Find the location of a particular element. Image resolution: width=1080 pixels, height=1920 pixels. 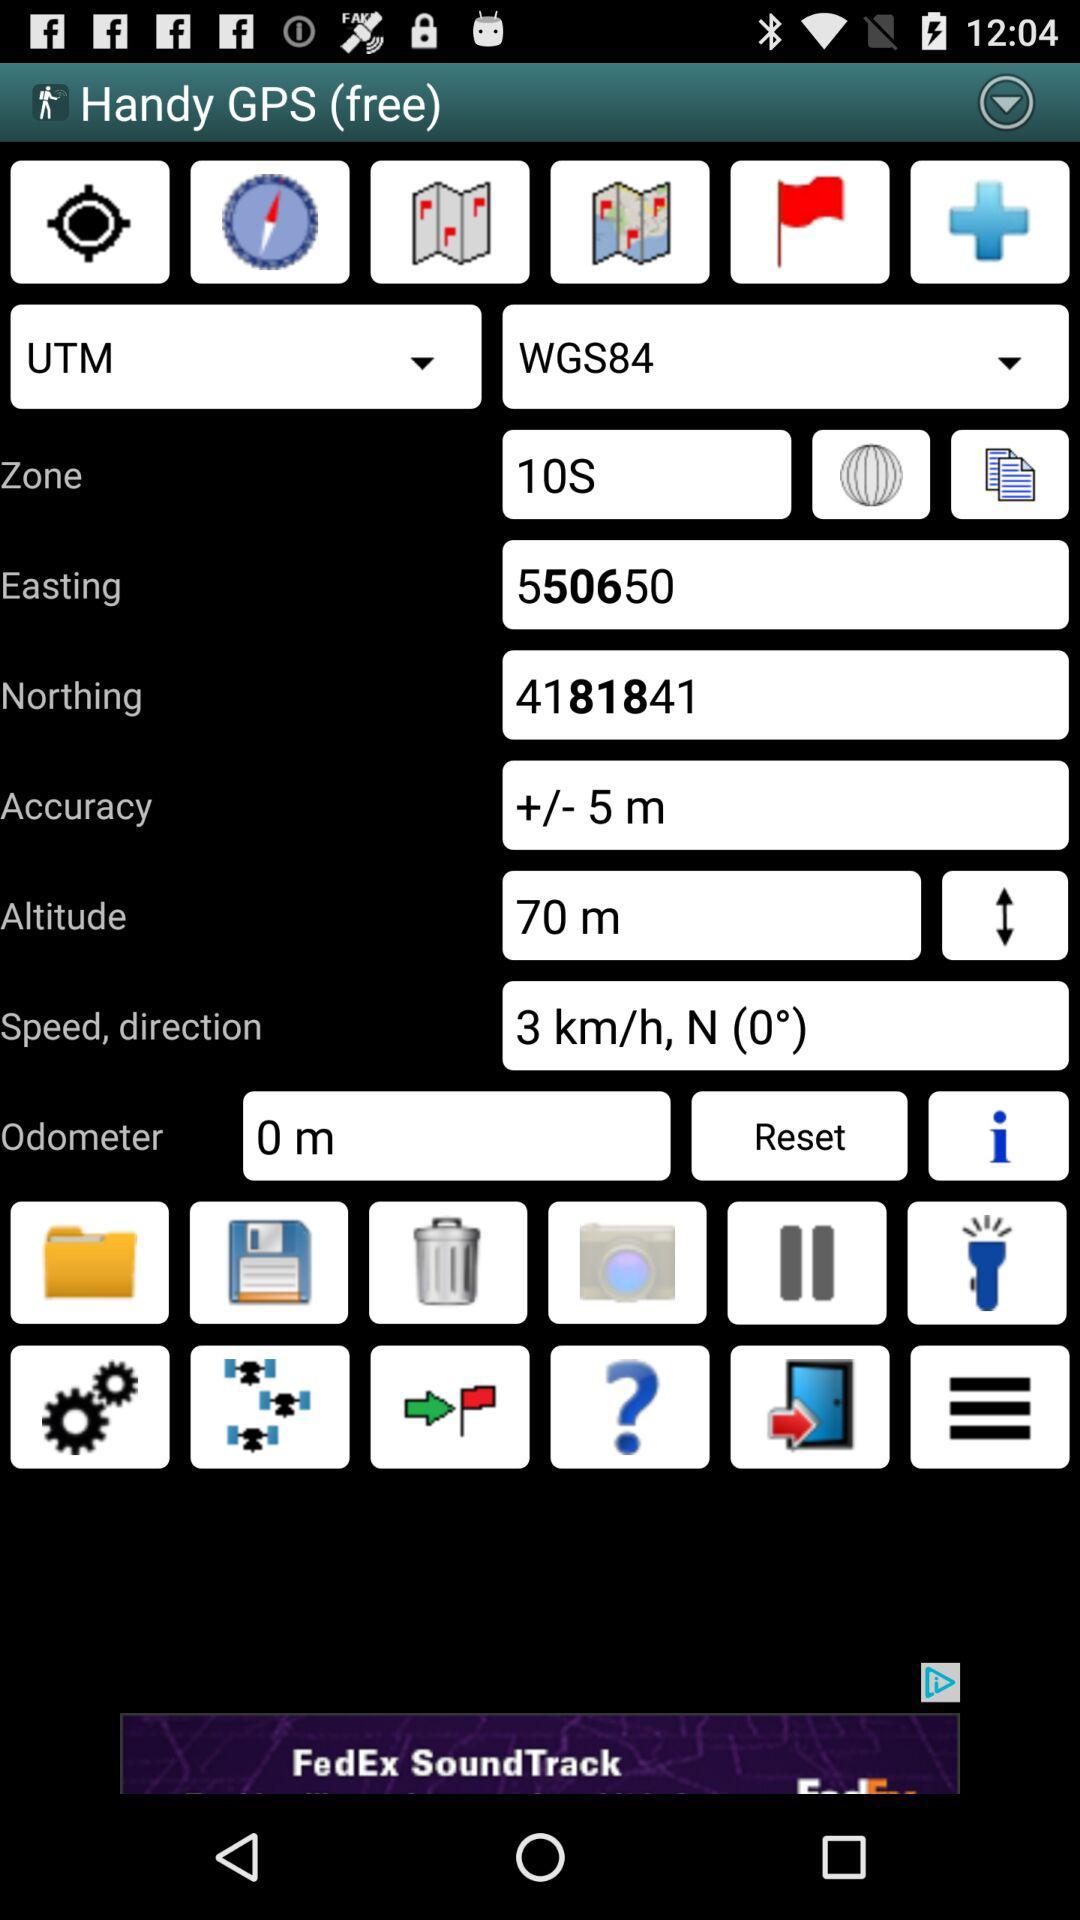

files is located at coordinates (88, 1261).